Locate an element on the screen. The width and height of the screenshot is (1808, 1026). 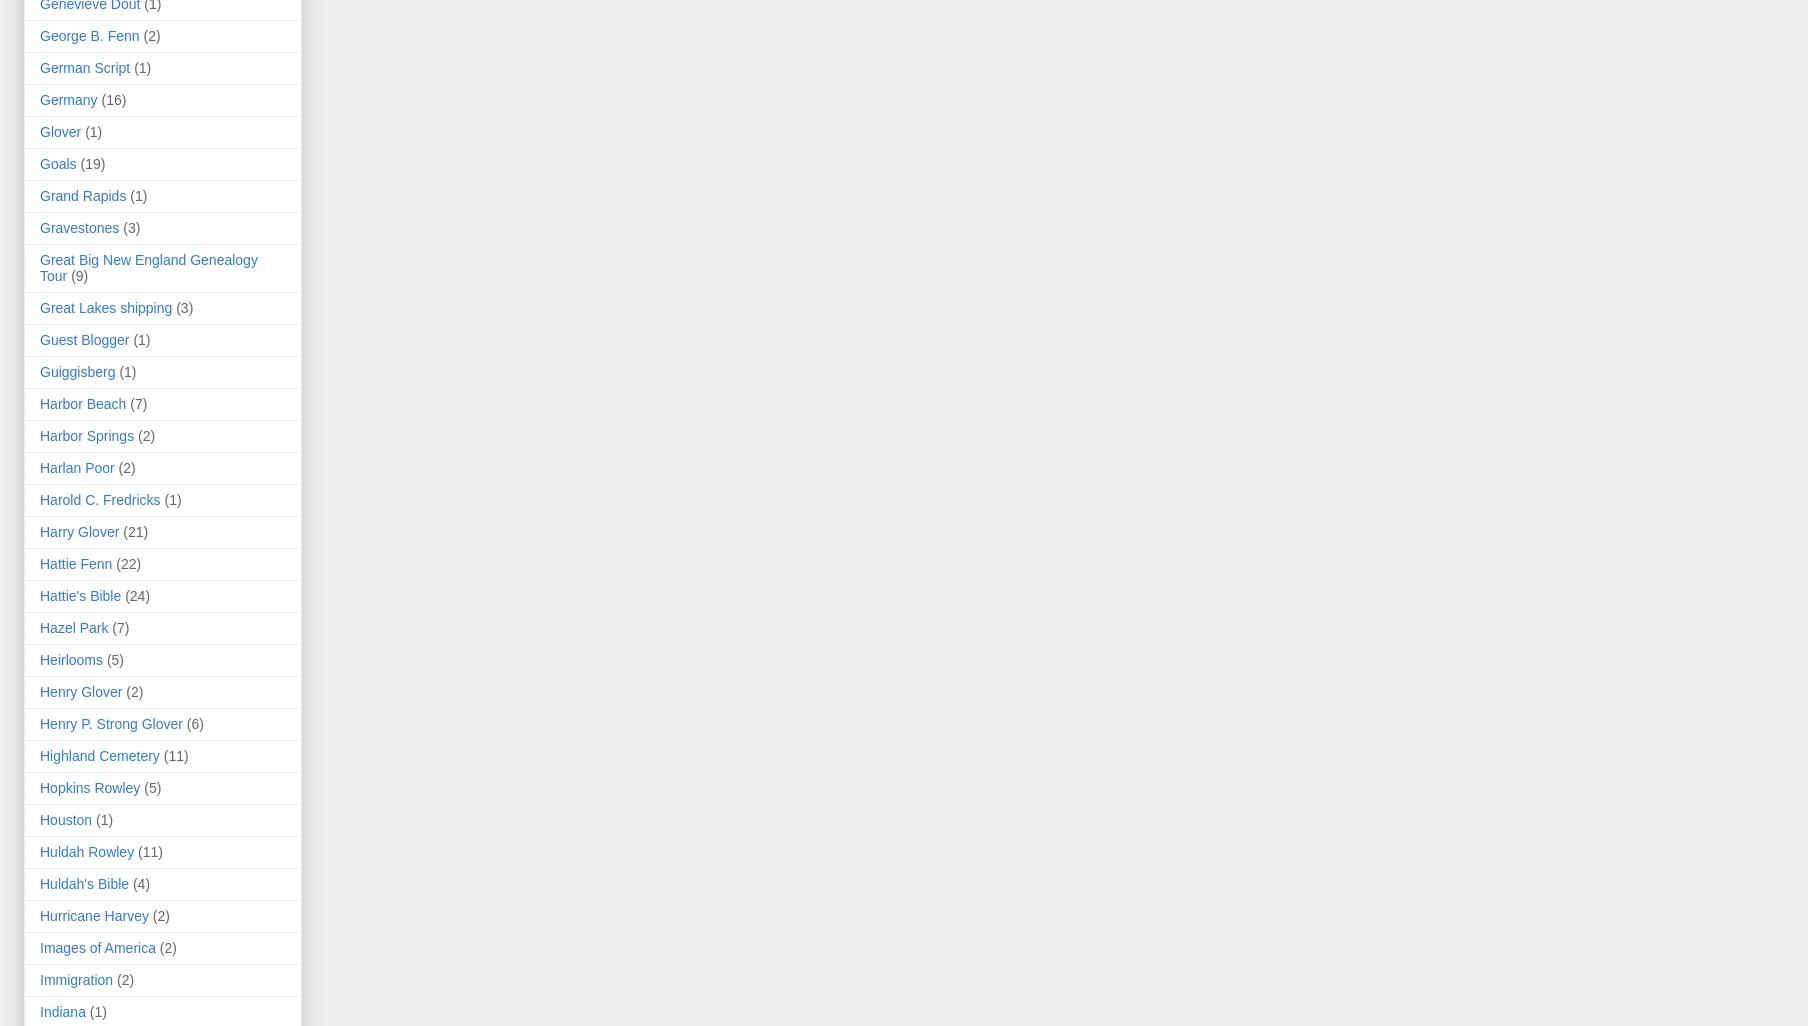
'Harbor Beach' is located at coordinates (81, 403).